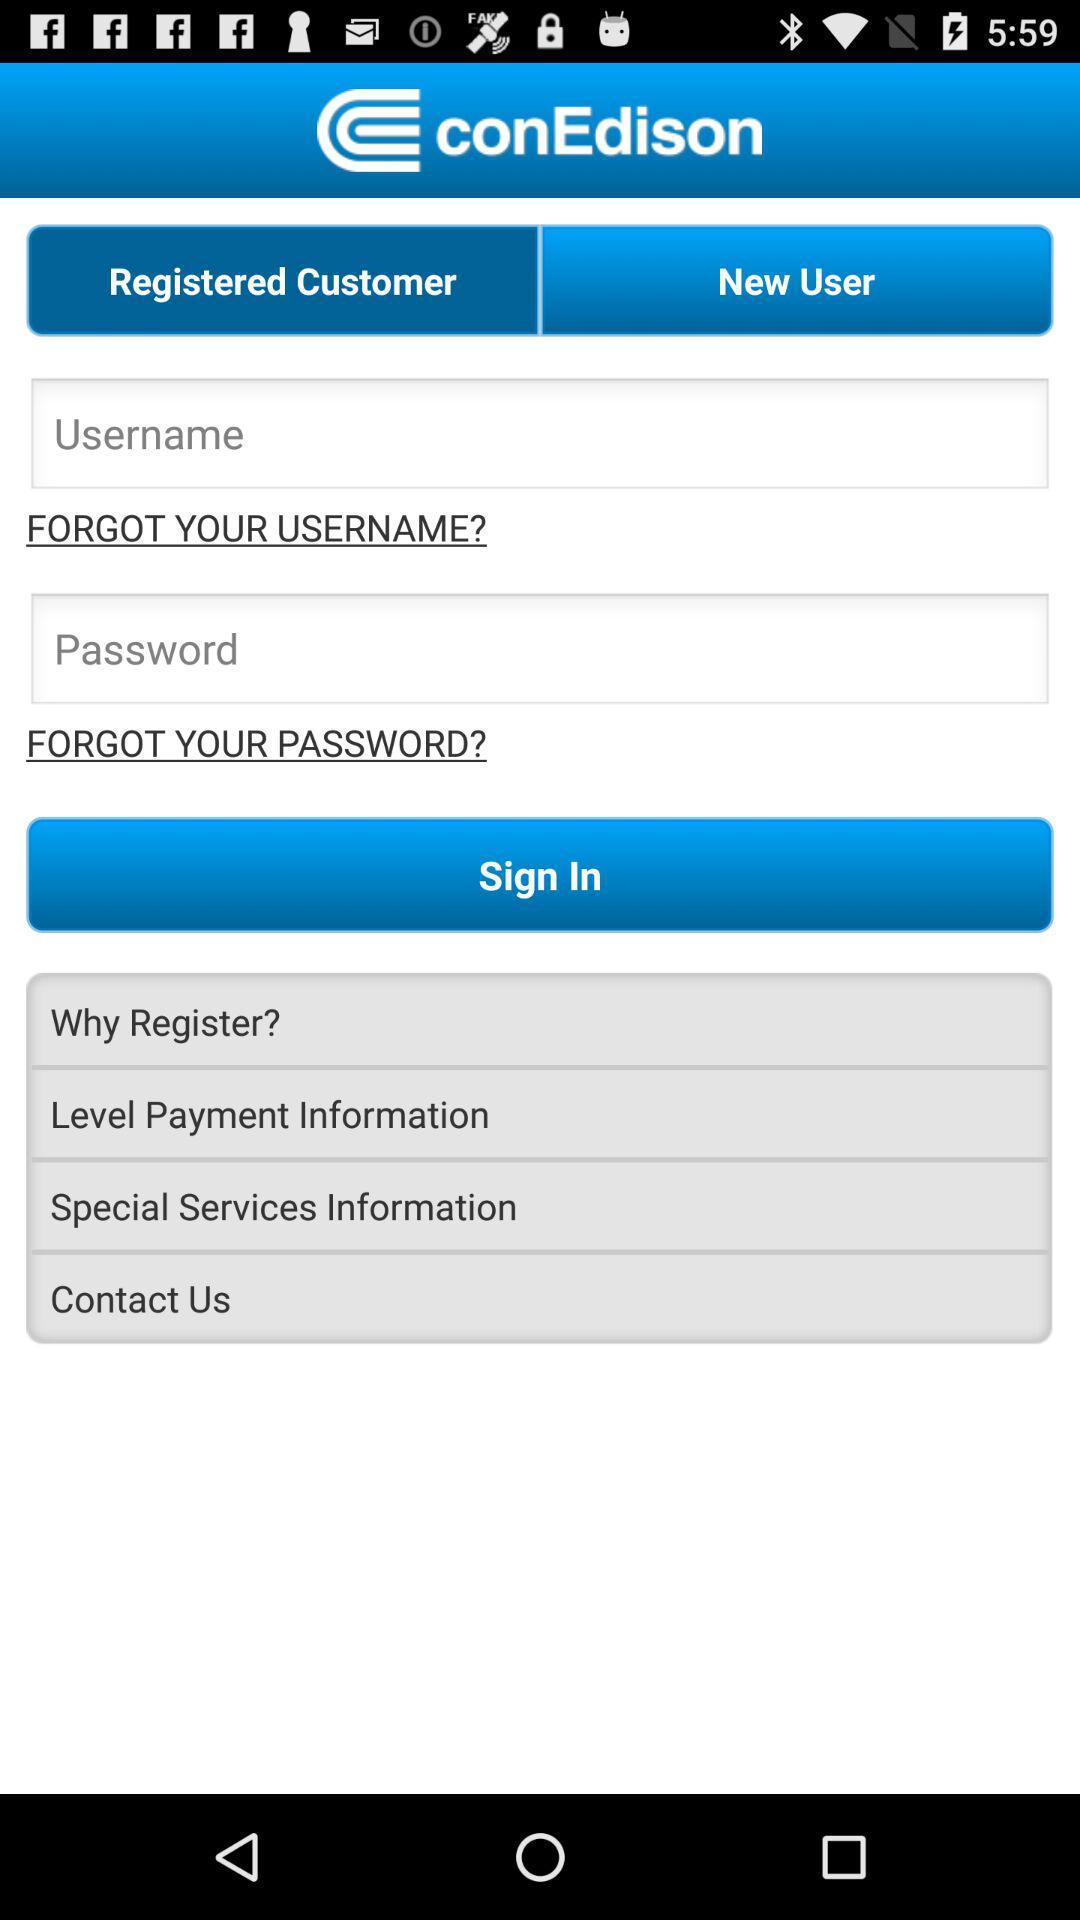  What do you see at coordinates (540, 1204) in the screenshot?
I see `the special services information icon` at bounding box center [540, 1204].